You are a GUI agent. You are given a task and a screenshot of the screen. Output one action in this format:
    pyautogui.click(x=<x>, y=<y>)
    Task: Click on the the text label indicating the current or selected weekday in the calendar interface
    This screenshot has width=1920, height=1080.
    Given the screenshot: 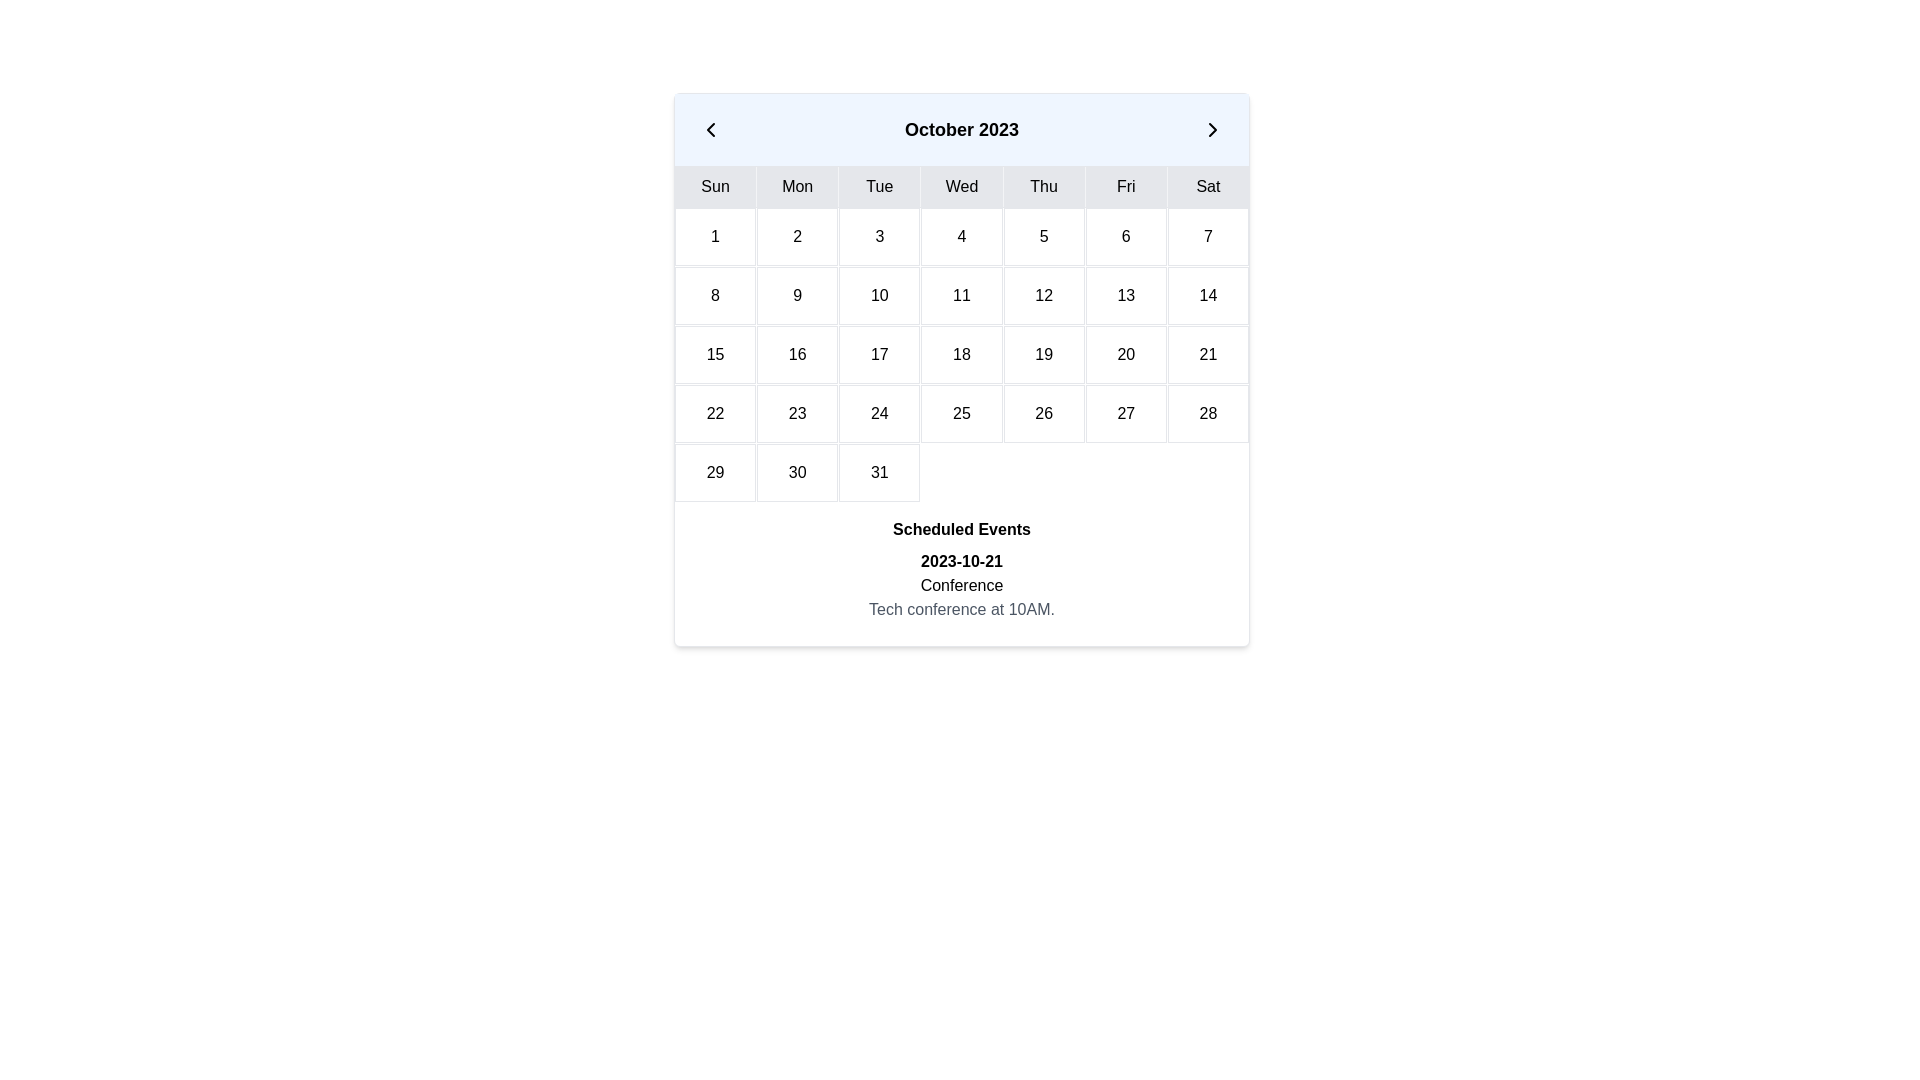 What is the action you would take?
    pyautogui.click(x=961, y=186)
    